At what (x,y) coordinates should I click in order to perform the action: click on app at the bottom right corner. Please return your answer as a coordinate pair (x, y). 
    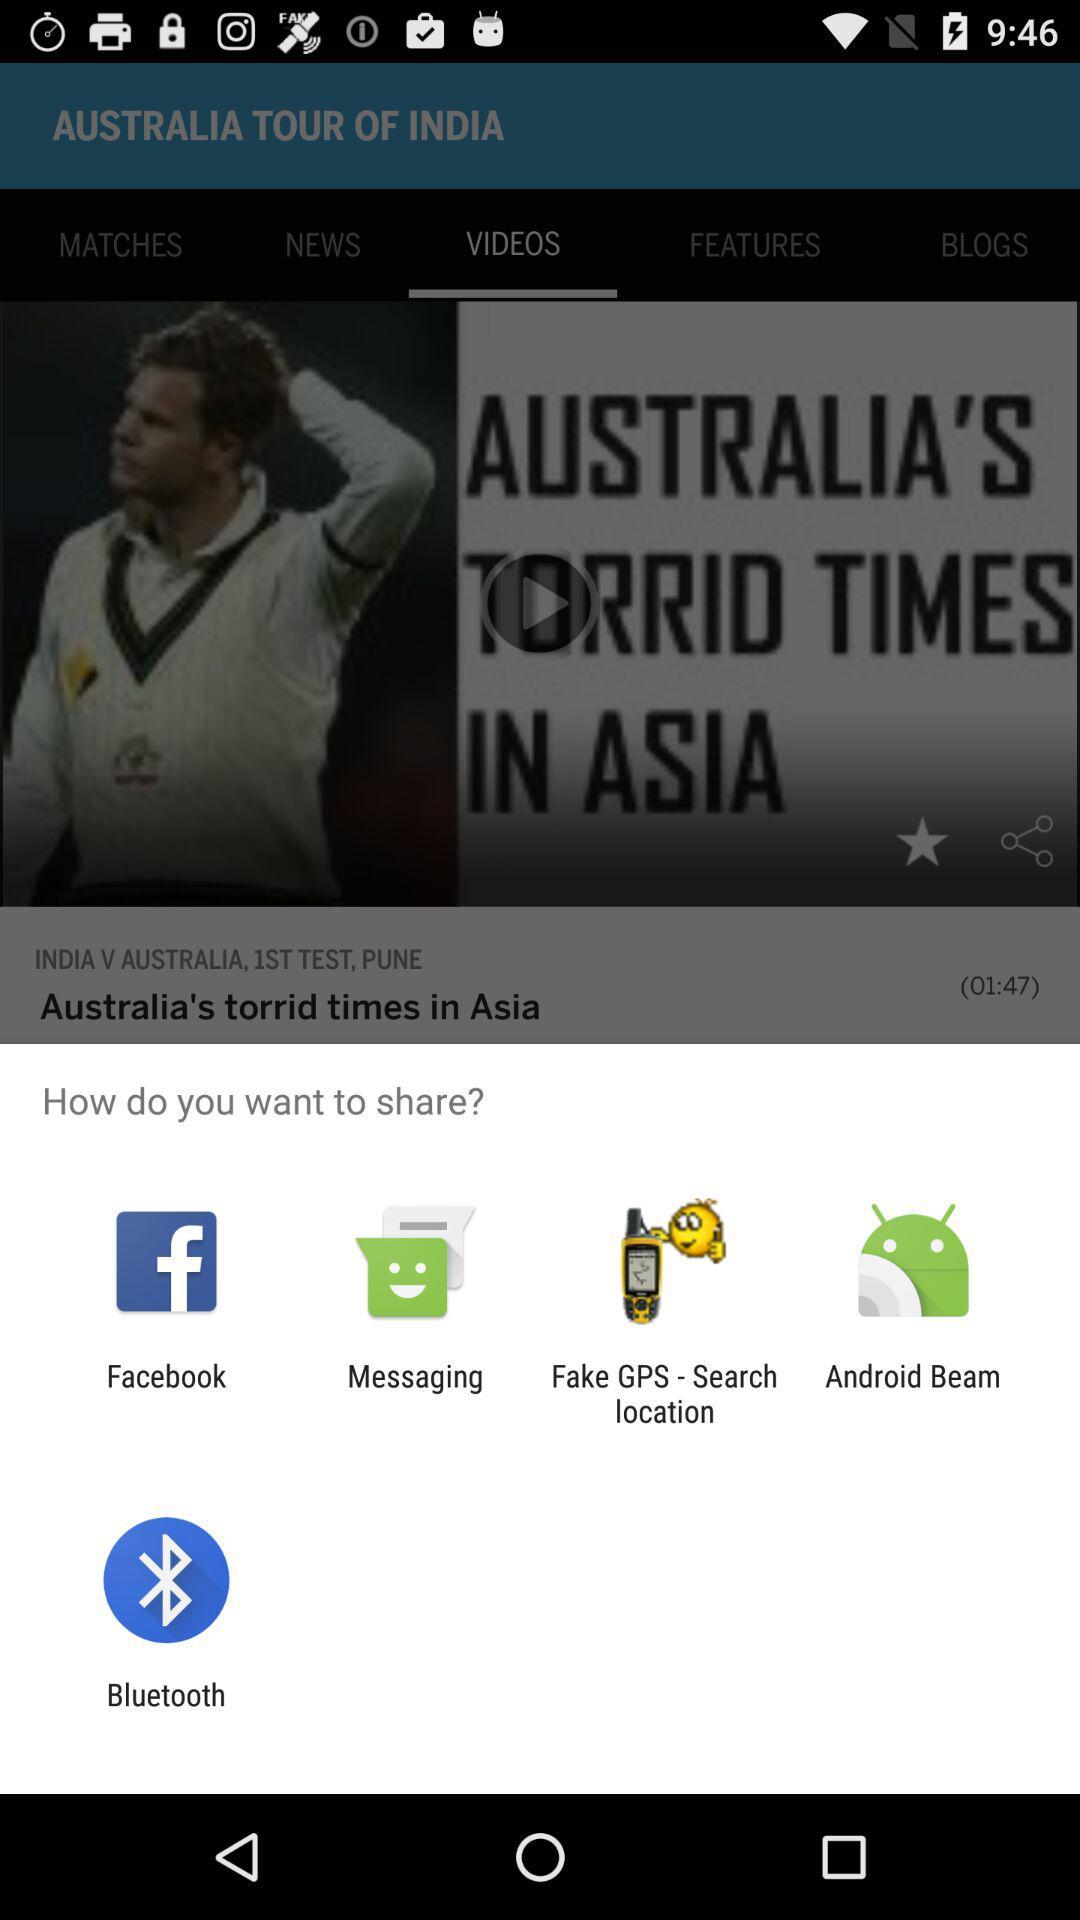
    Looking at the image, I should click on (913, 1392).